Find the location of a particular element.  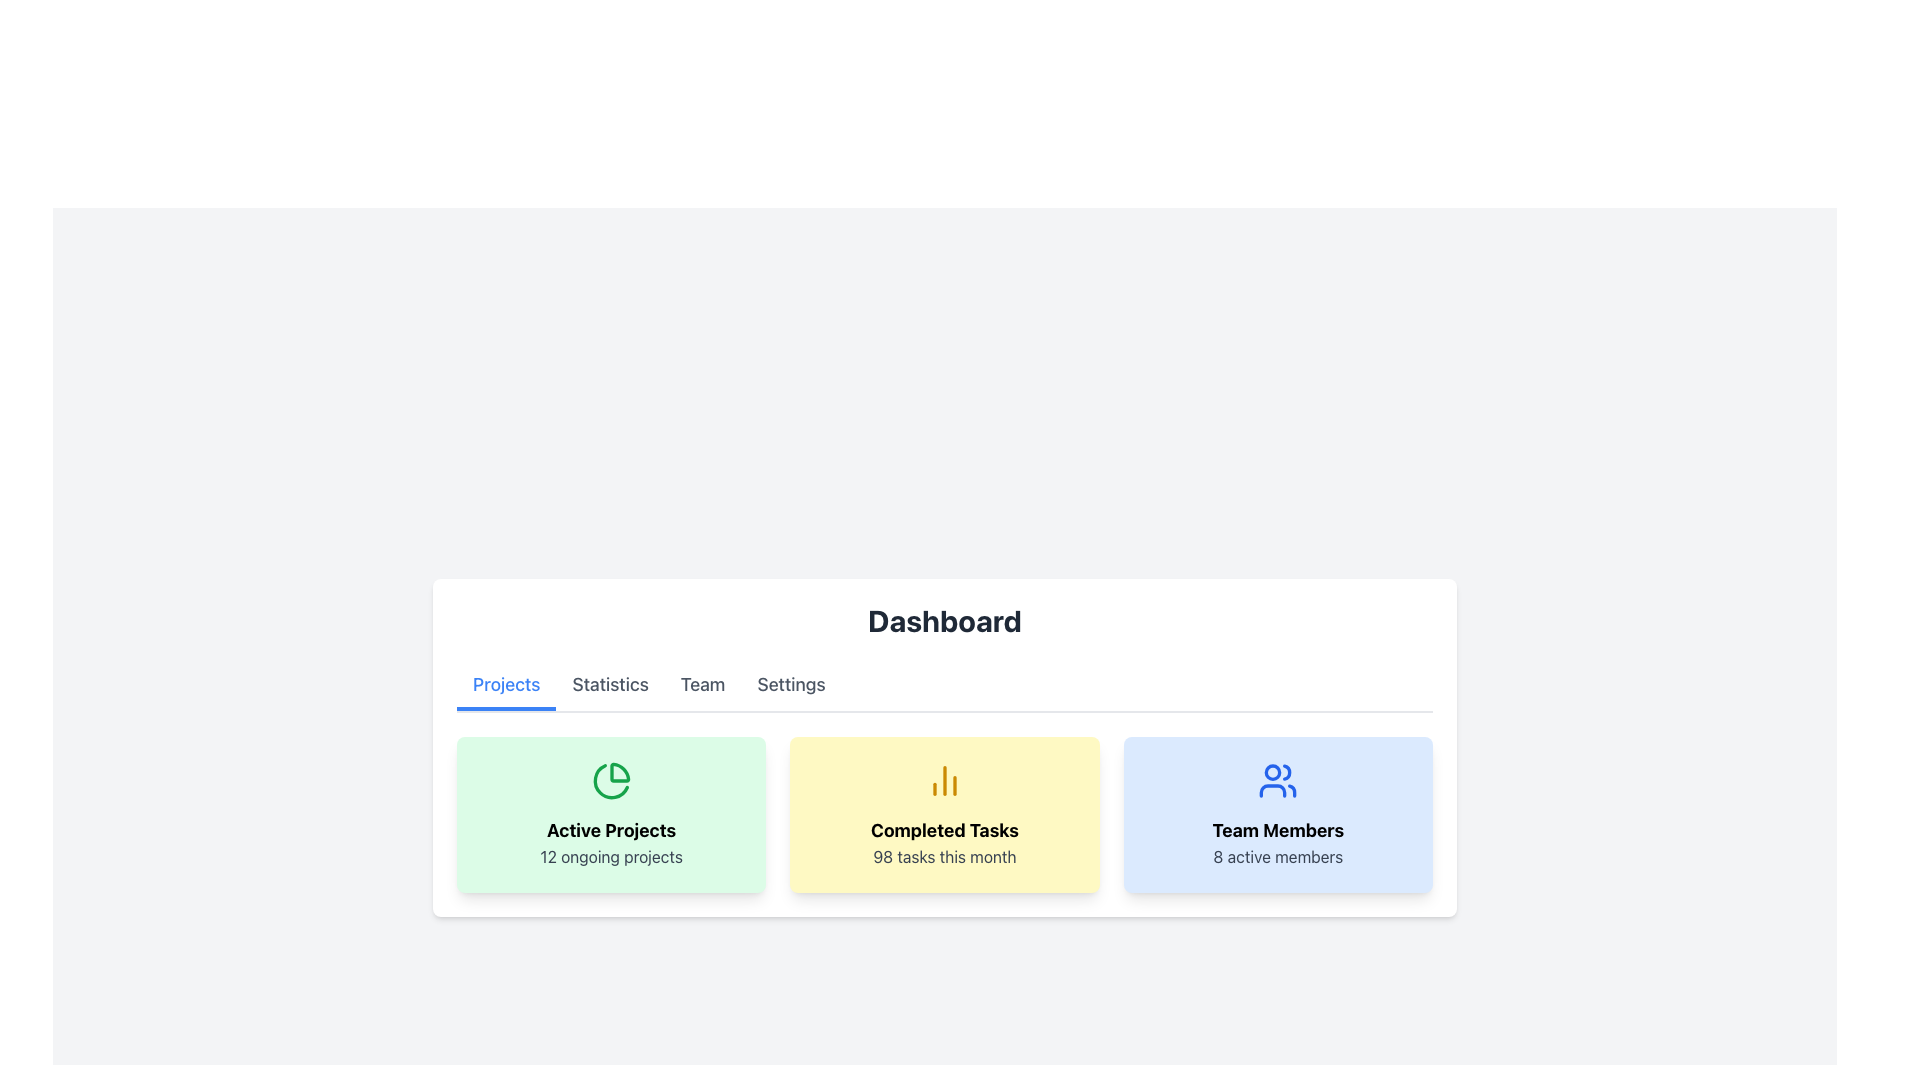

text label that displays '98 tasks this month' located at the bottom of the yellow card titled 'Completed Tasks' is located at coordinates (944, 855).